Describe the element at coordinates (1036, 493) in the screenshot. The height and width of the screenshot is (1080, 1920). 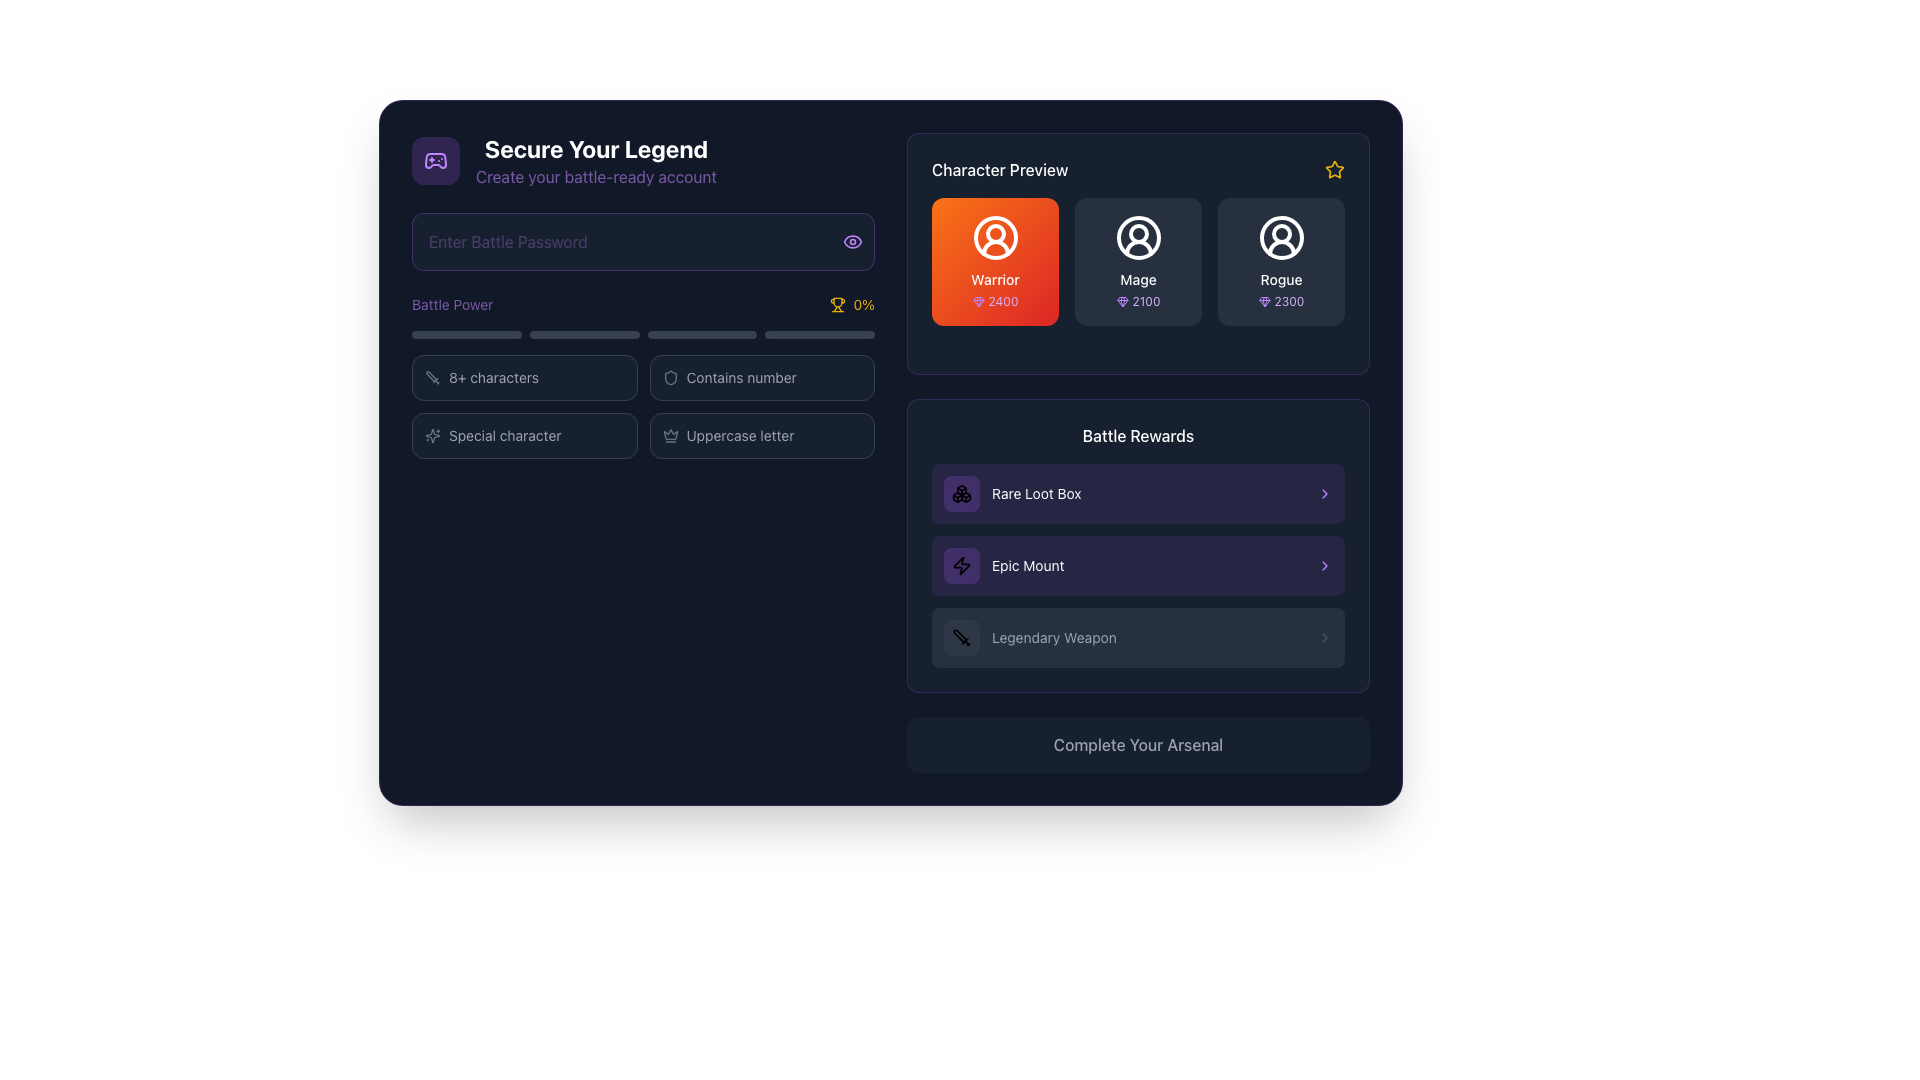
I see `text label 'Rare Loot Box' located in the 'Battle Rewards' section, positioned above 'Epic Mount' and 'Legendary Weapon'` at that location.